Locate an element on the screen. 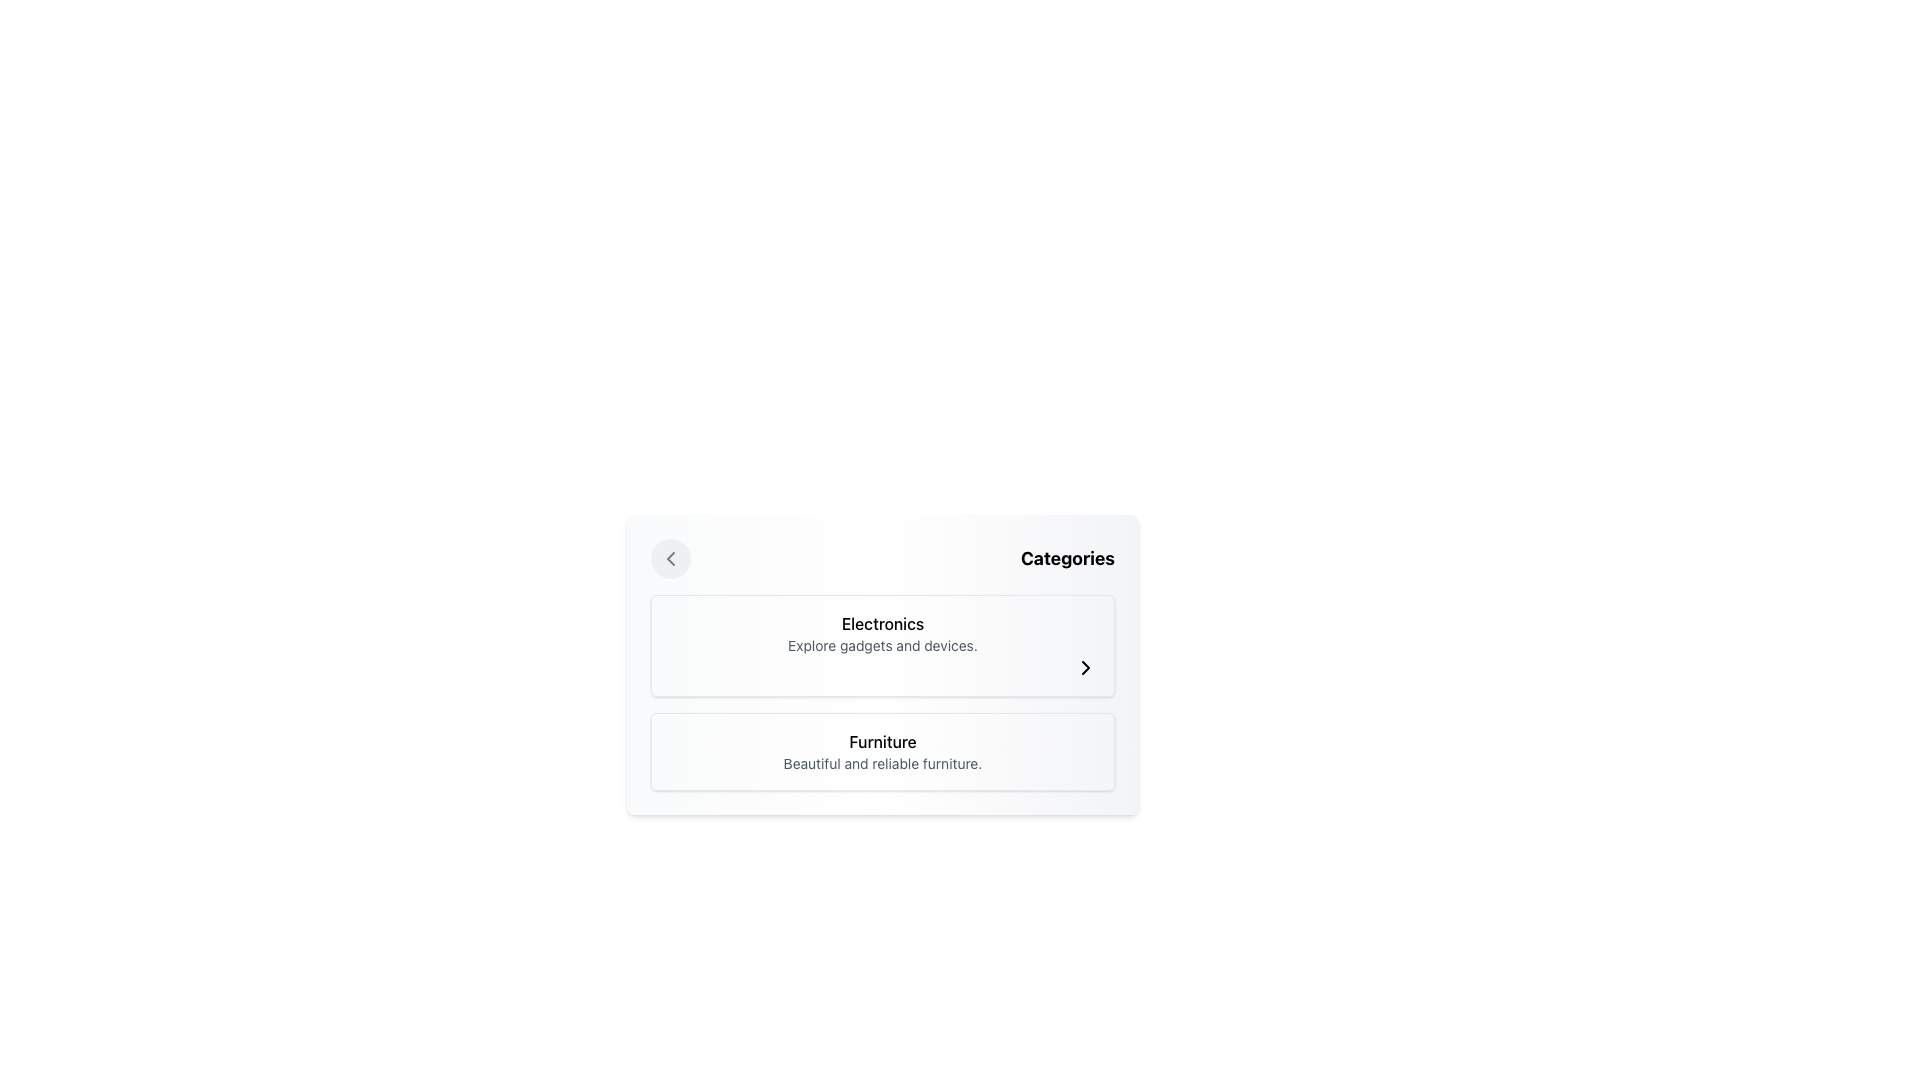 The height and width of the screenshot is (1080, 1920). text content of the 'Furniture' label, which is the topmost text element in its card interface is located at coordinates (882, 741).